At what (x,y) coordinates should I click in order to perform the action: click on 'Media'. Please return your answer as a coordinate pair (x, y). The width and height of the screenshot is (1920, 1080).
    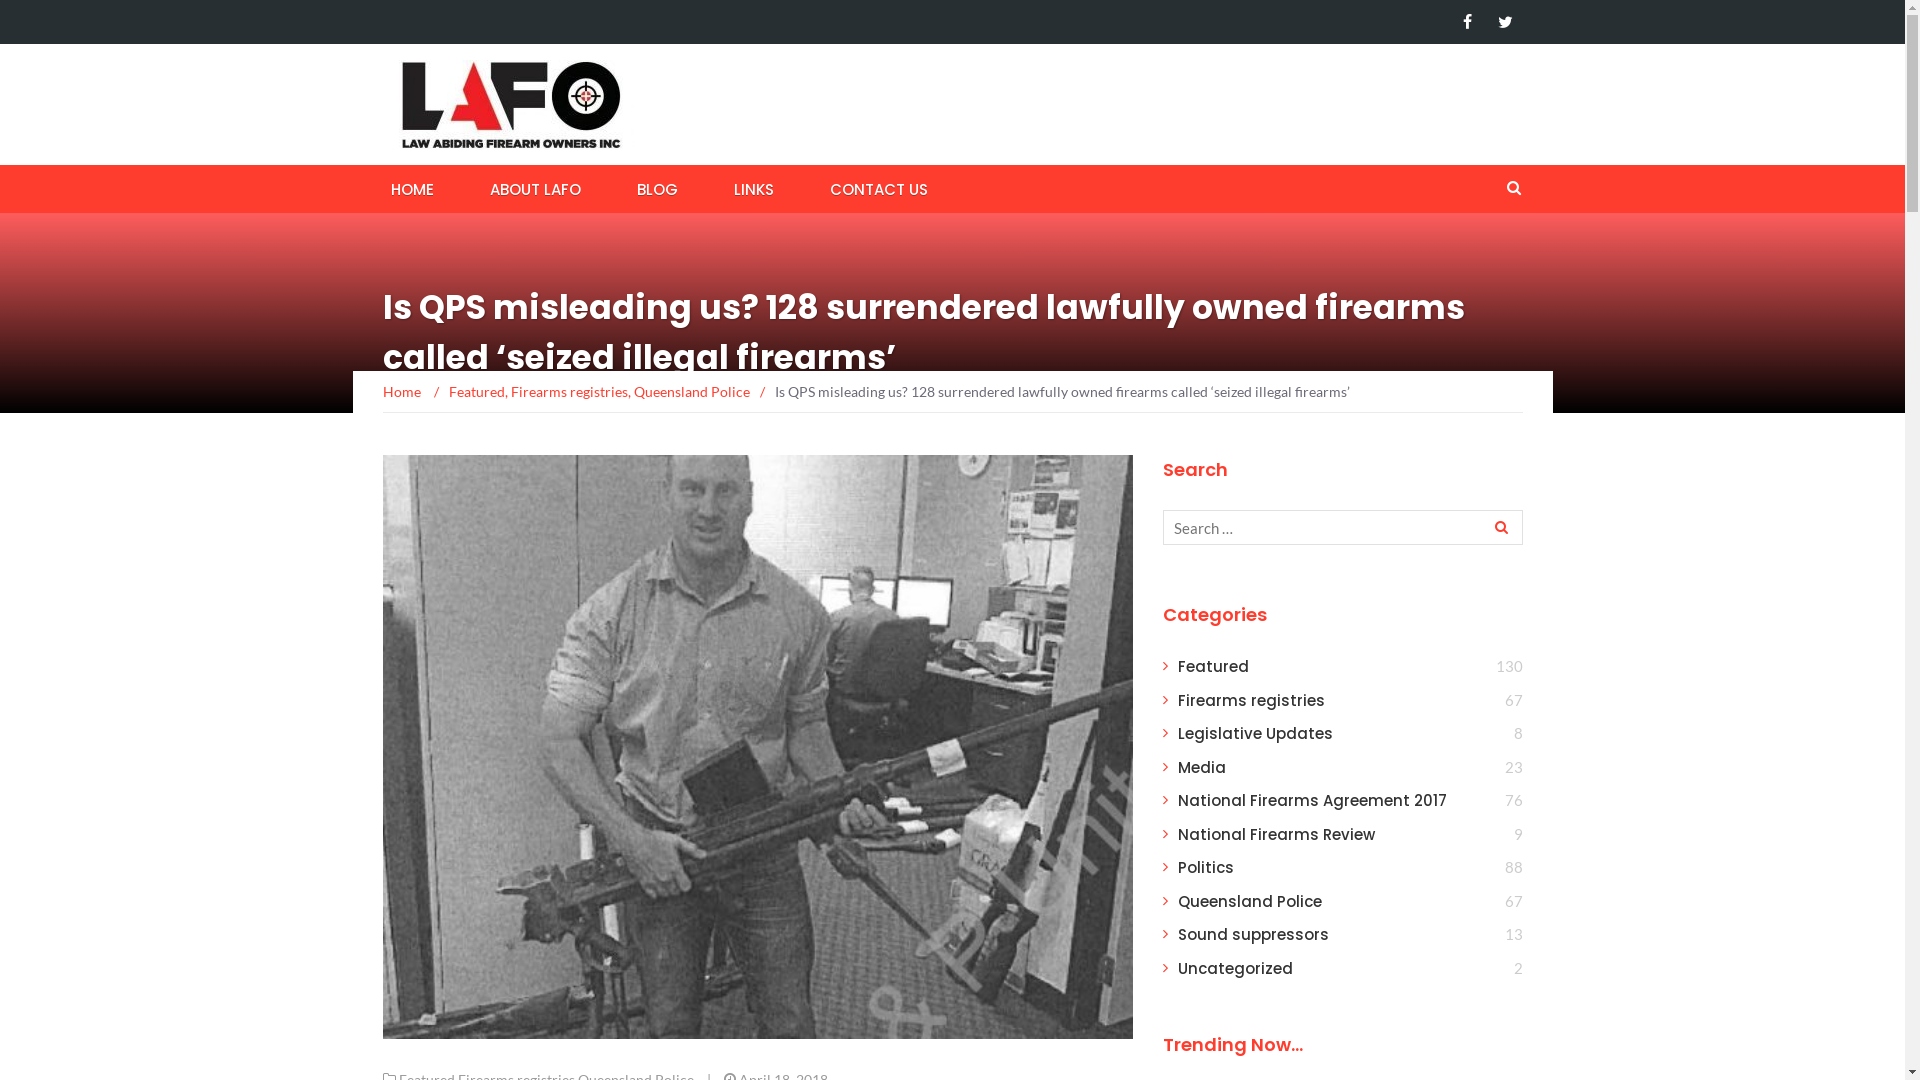
    Looking at the image, I should click on (1200, 766).